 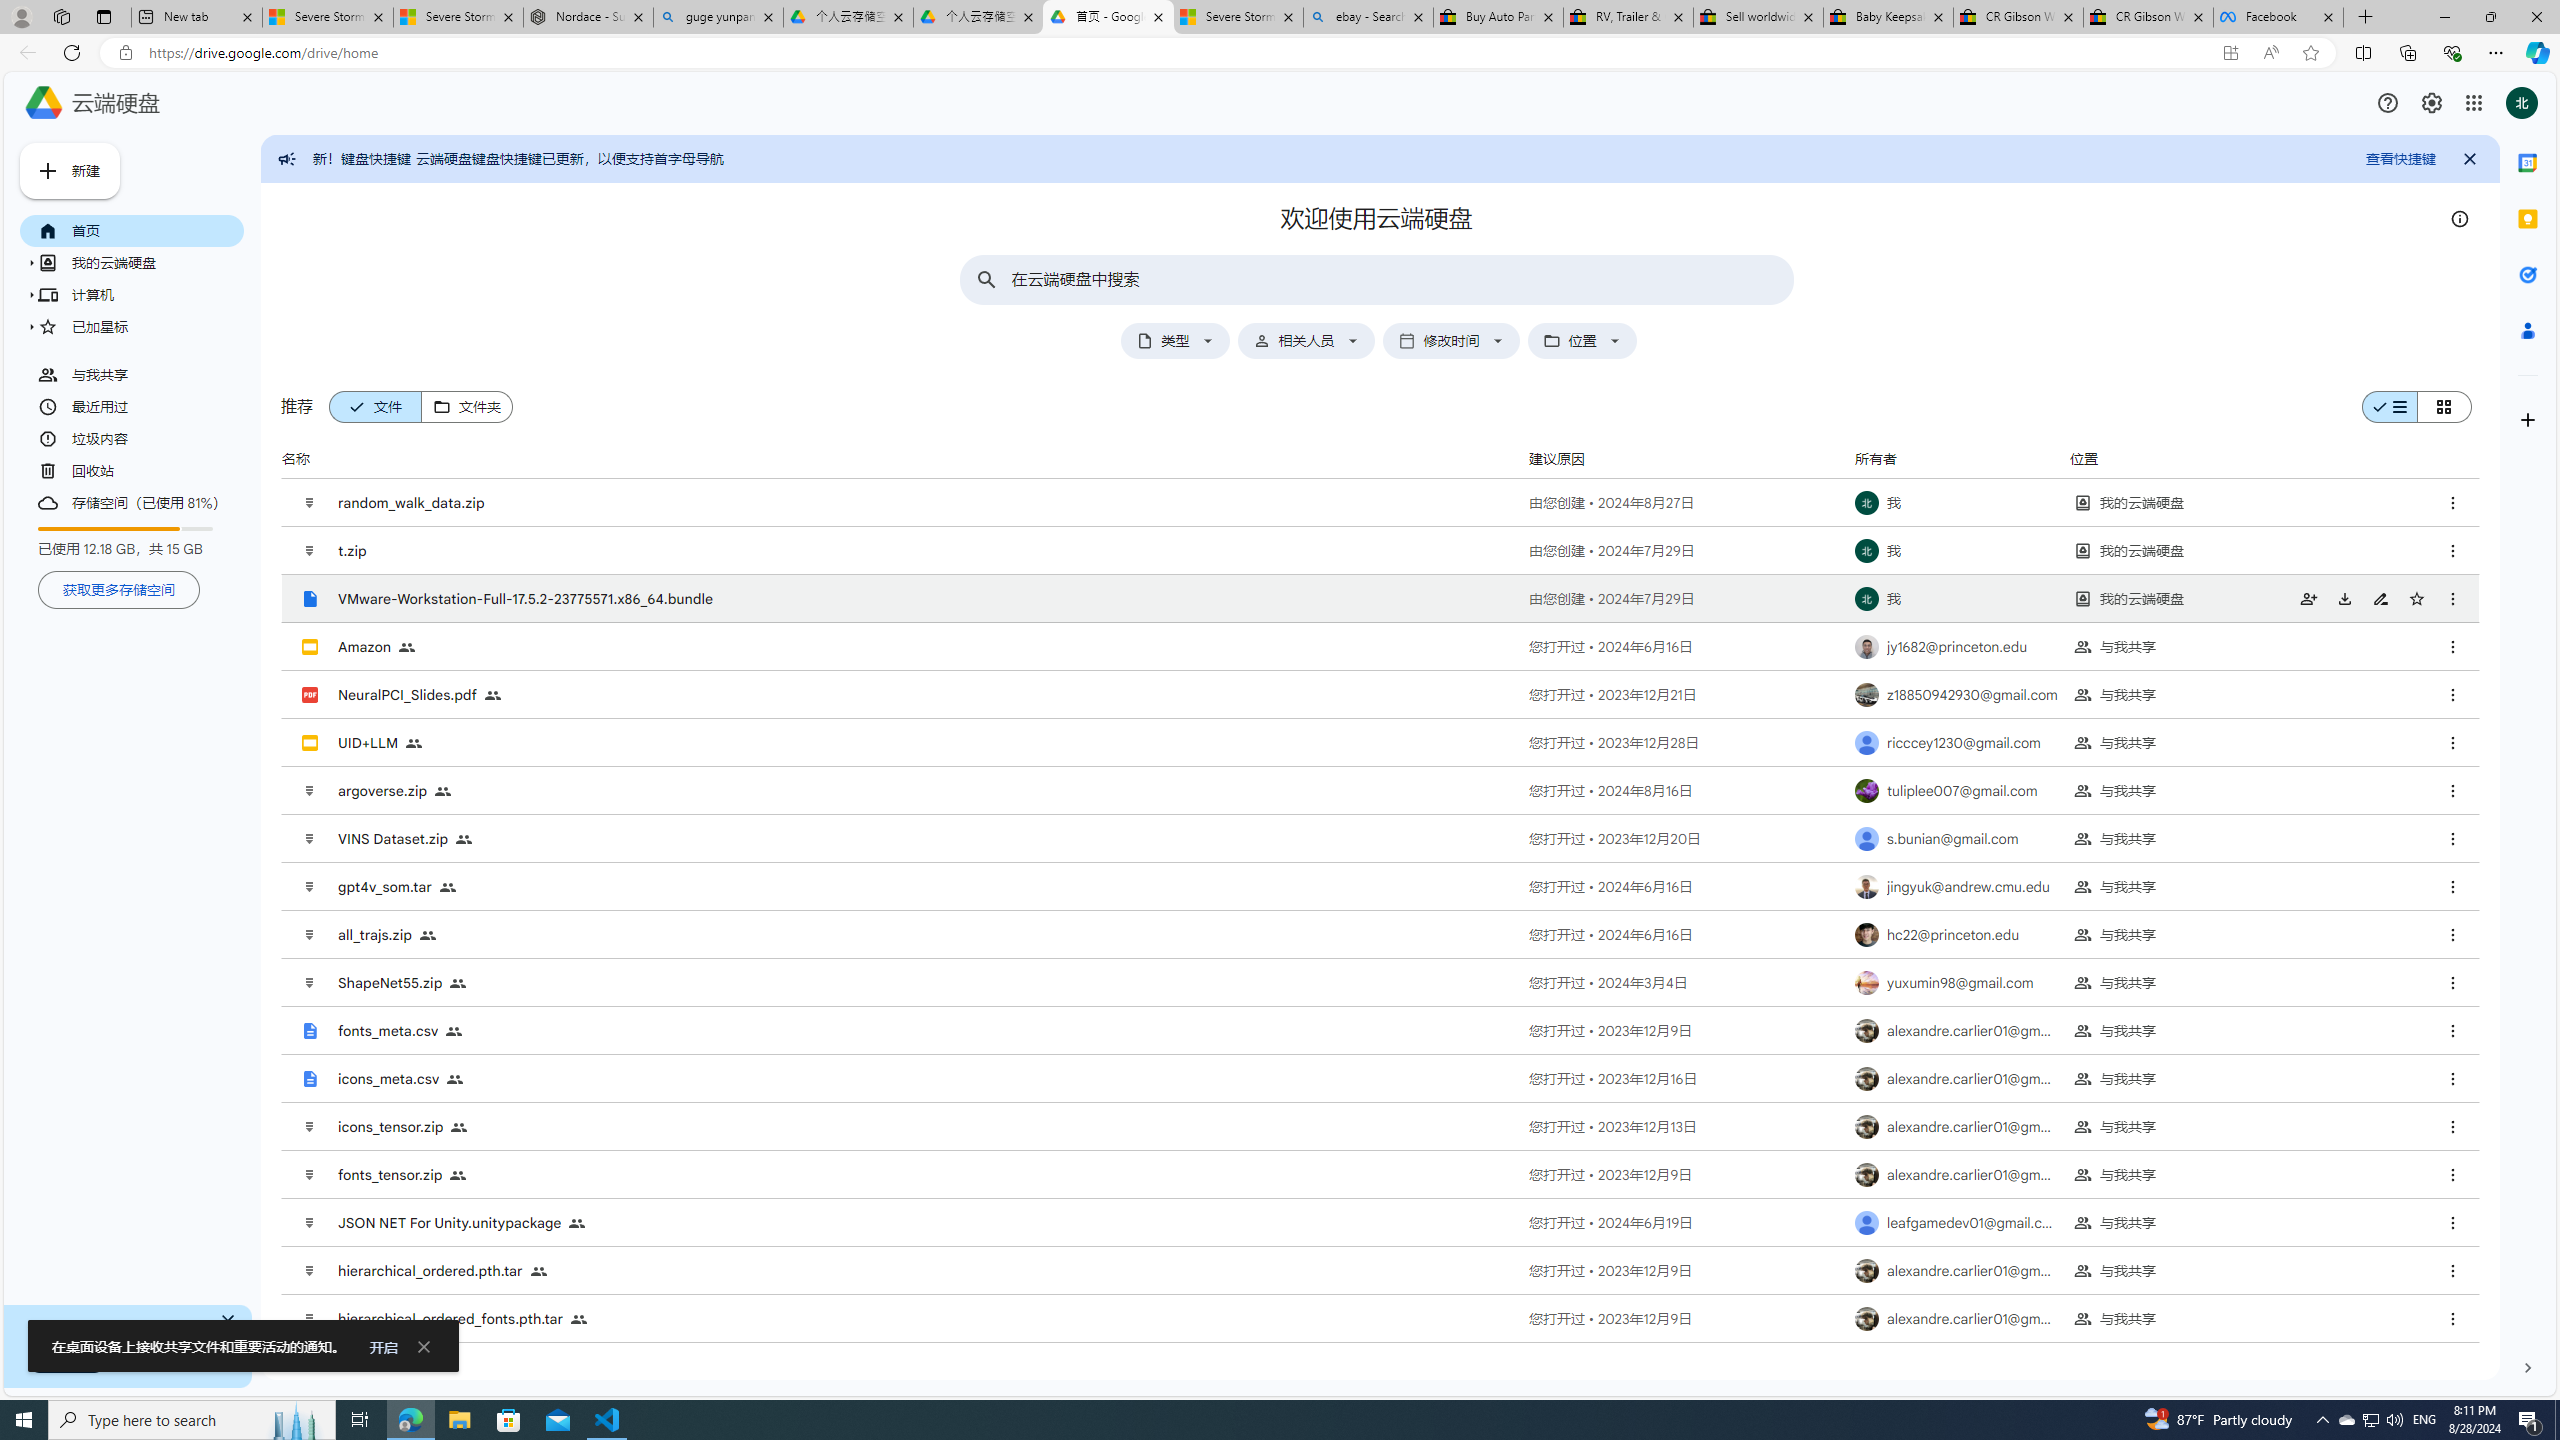 I want to click on 'Class: f8nwhd-qb23S-kBDsod f8nwhd-qb23S-b9nz9e-Rd', so click(x=2434, y=405).